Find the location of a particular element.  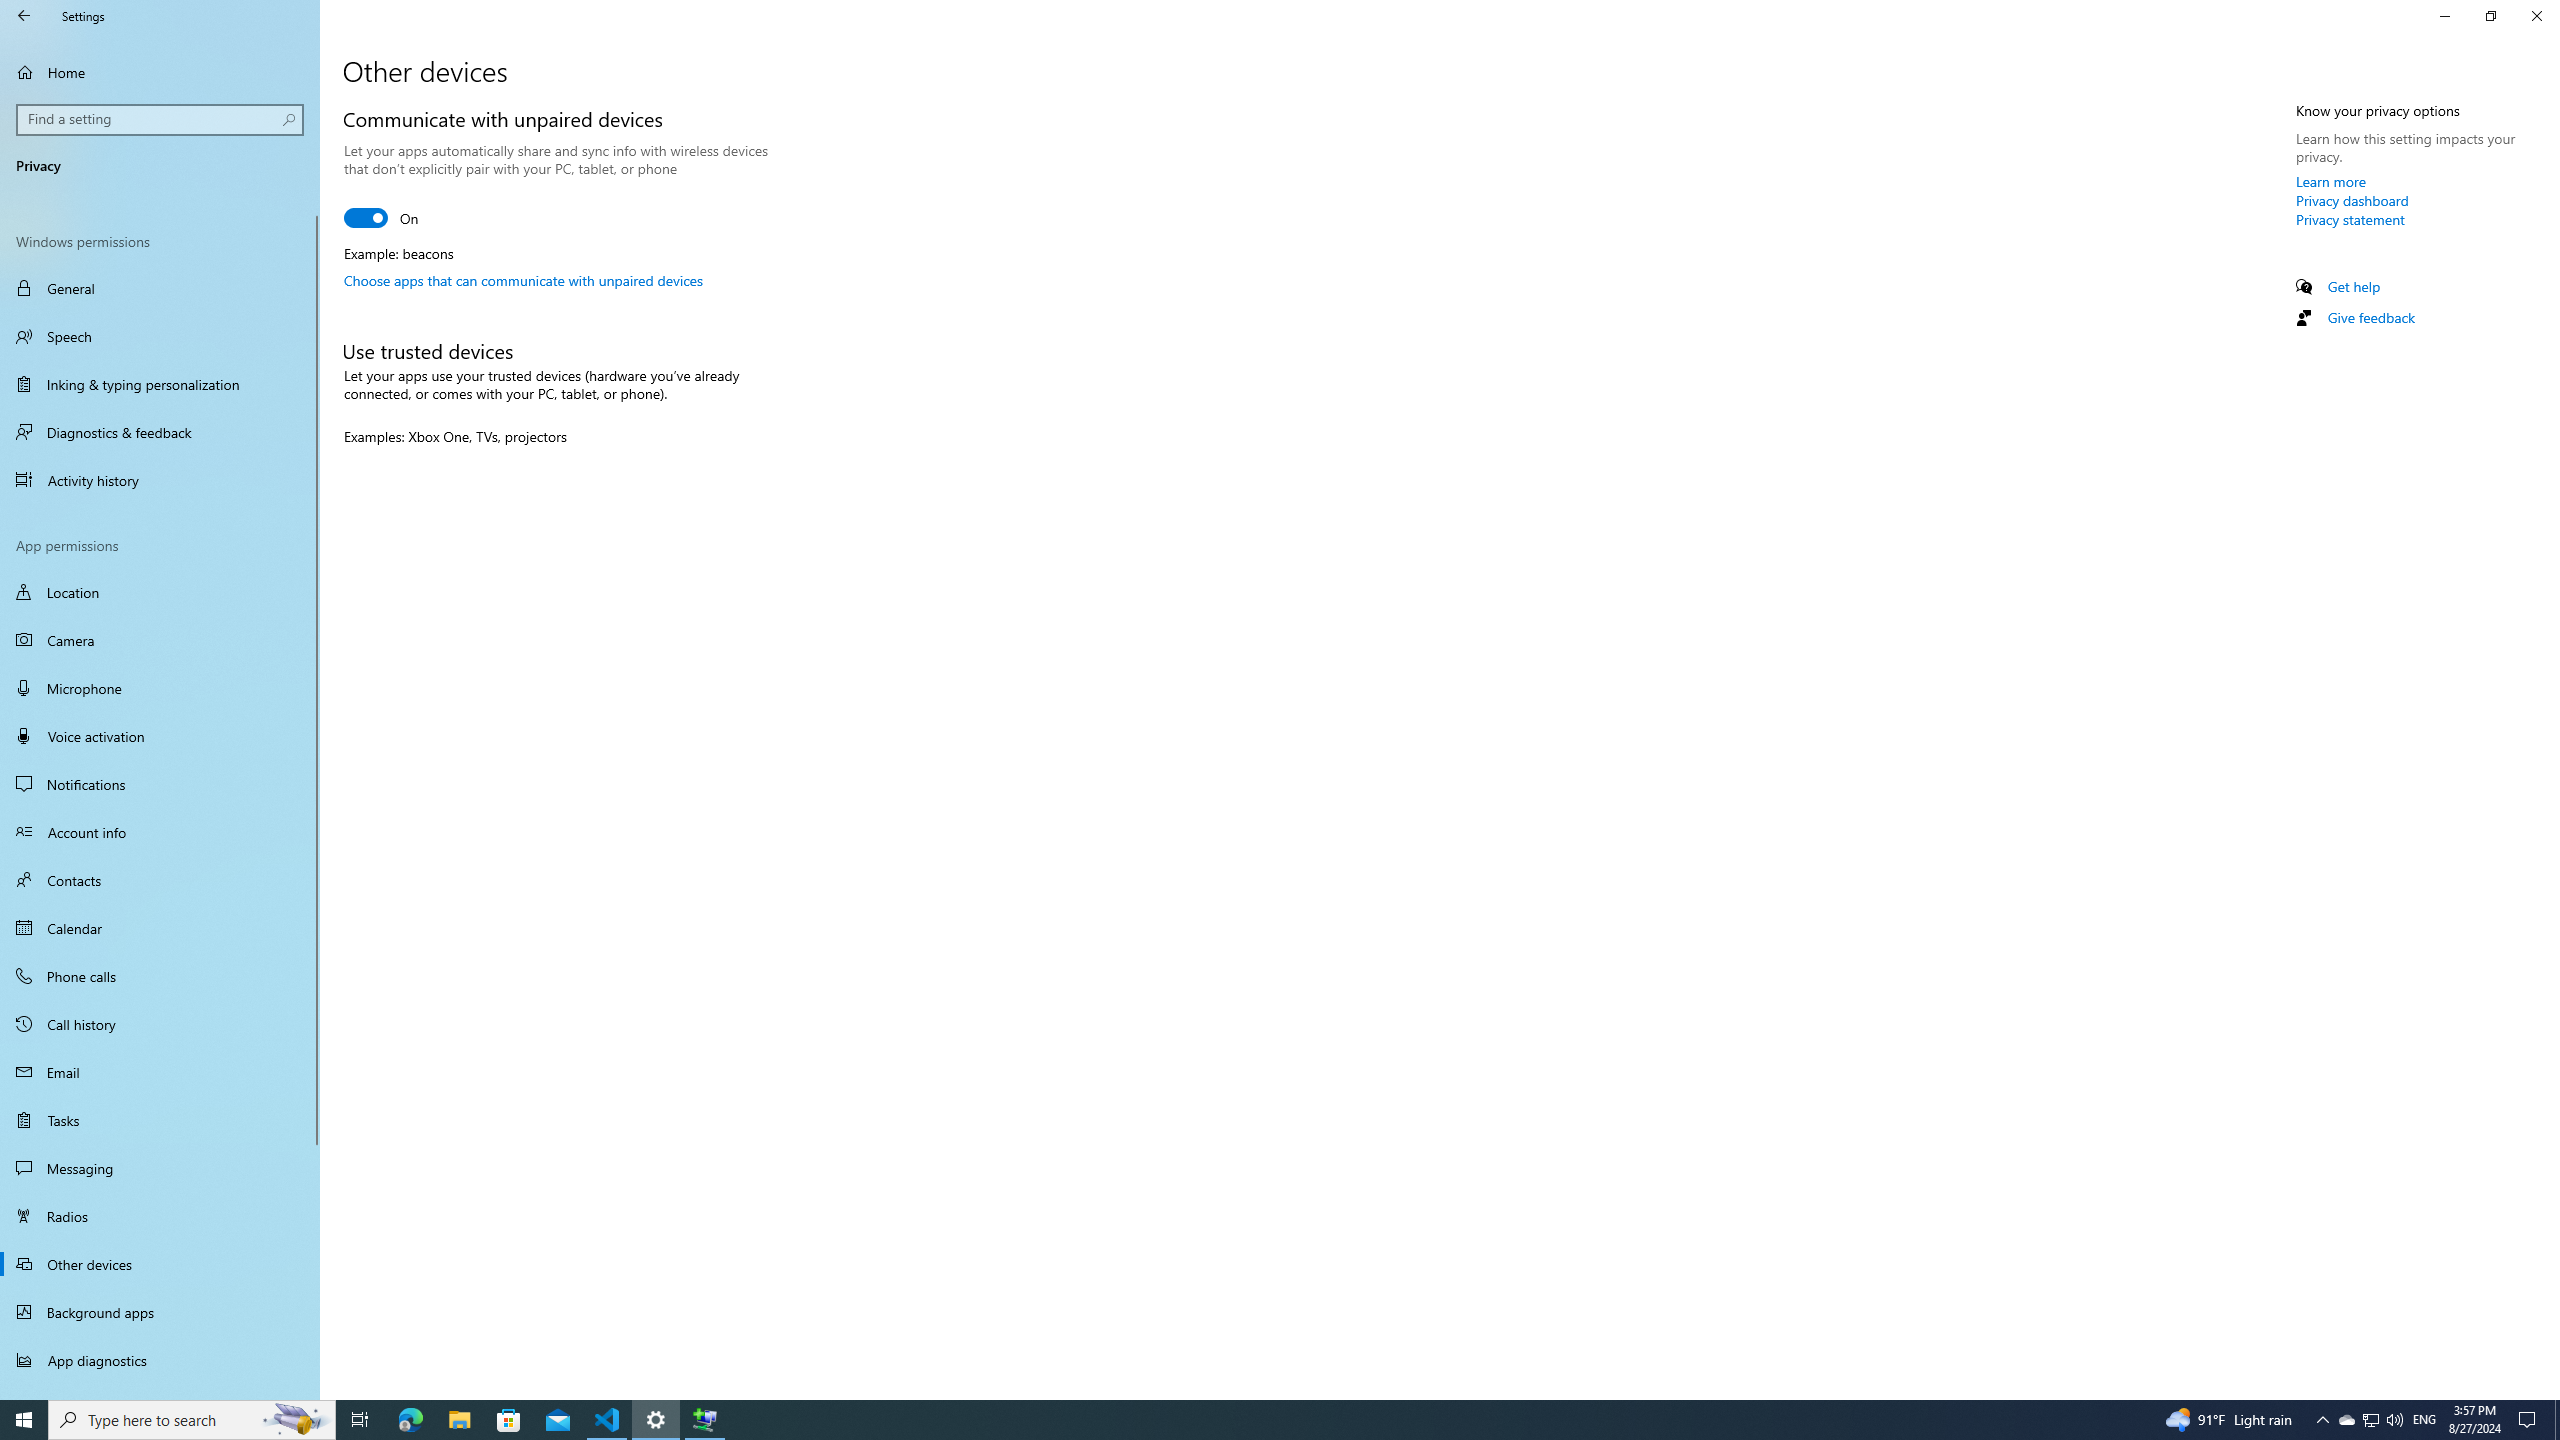

'Back' is located at coordinates (24, 15).